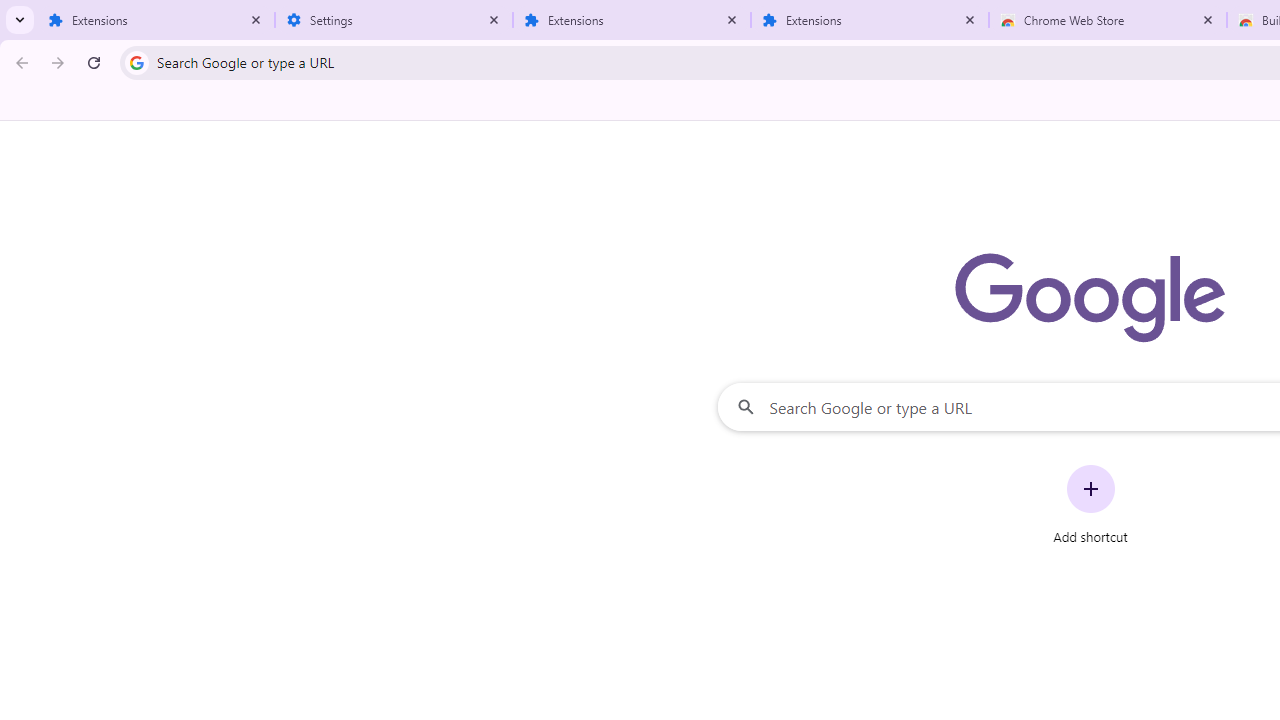  I want to click on 'Settings', so click(394, 20).